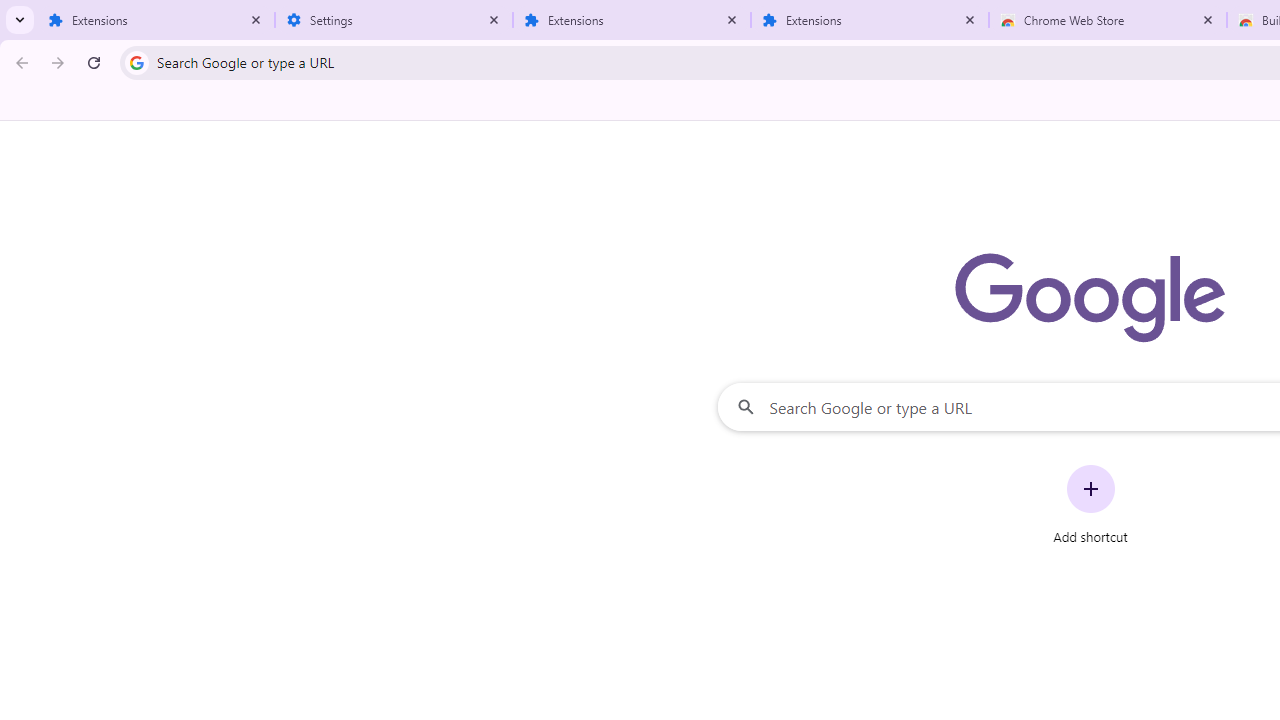  I want to click on 'Settings', so click(394, 20).